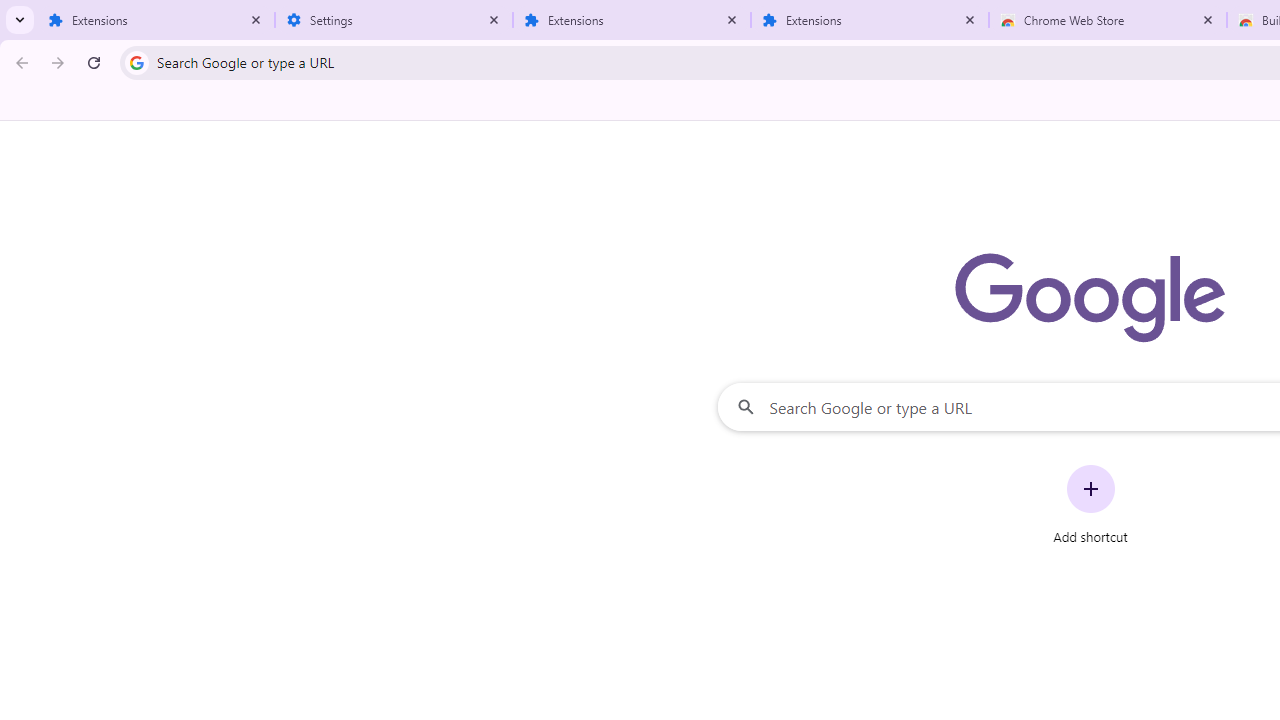  I want to click on 'Settings', so click(394, 20).